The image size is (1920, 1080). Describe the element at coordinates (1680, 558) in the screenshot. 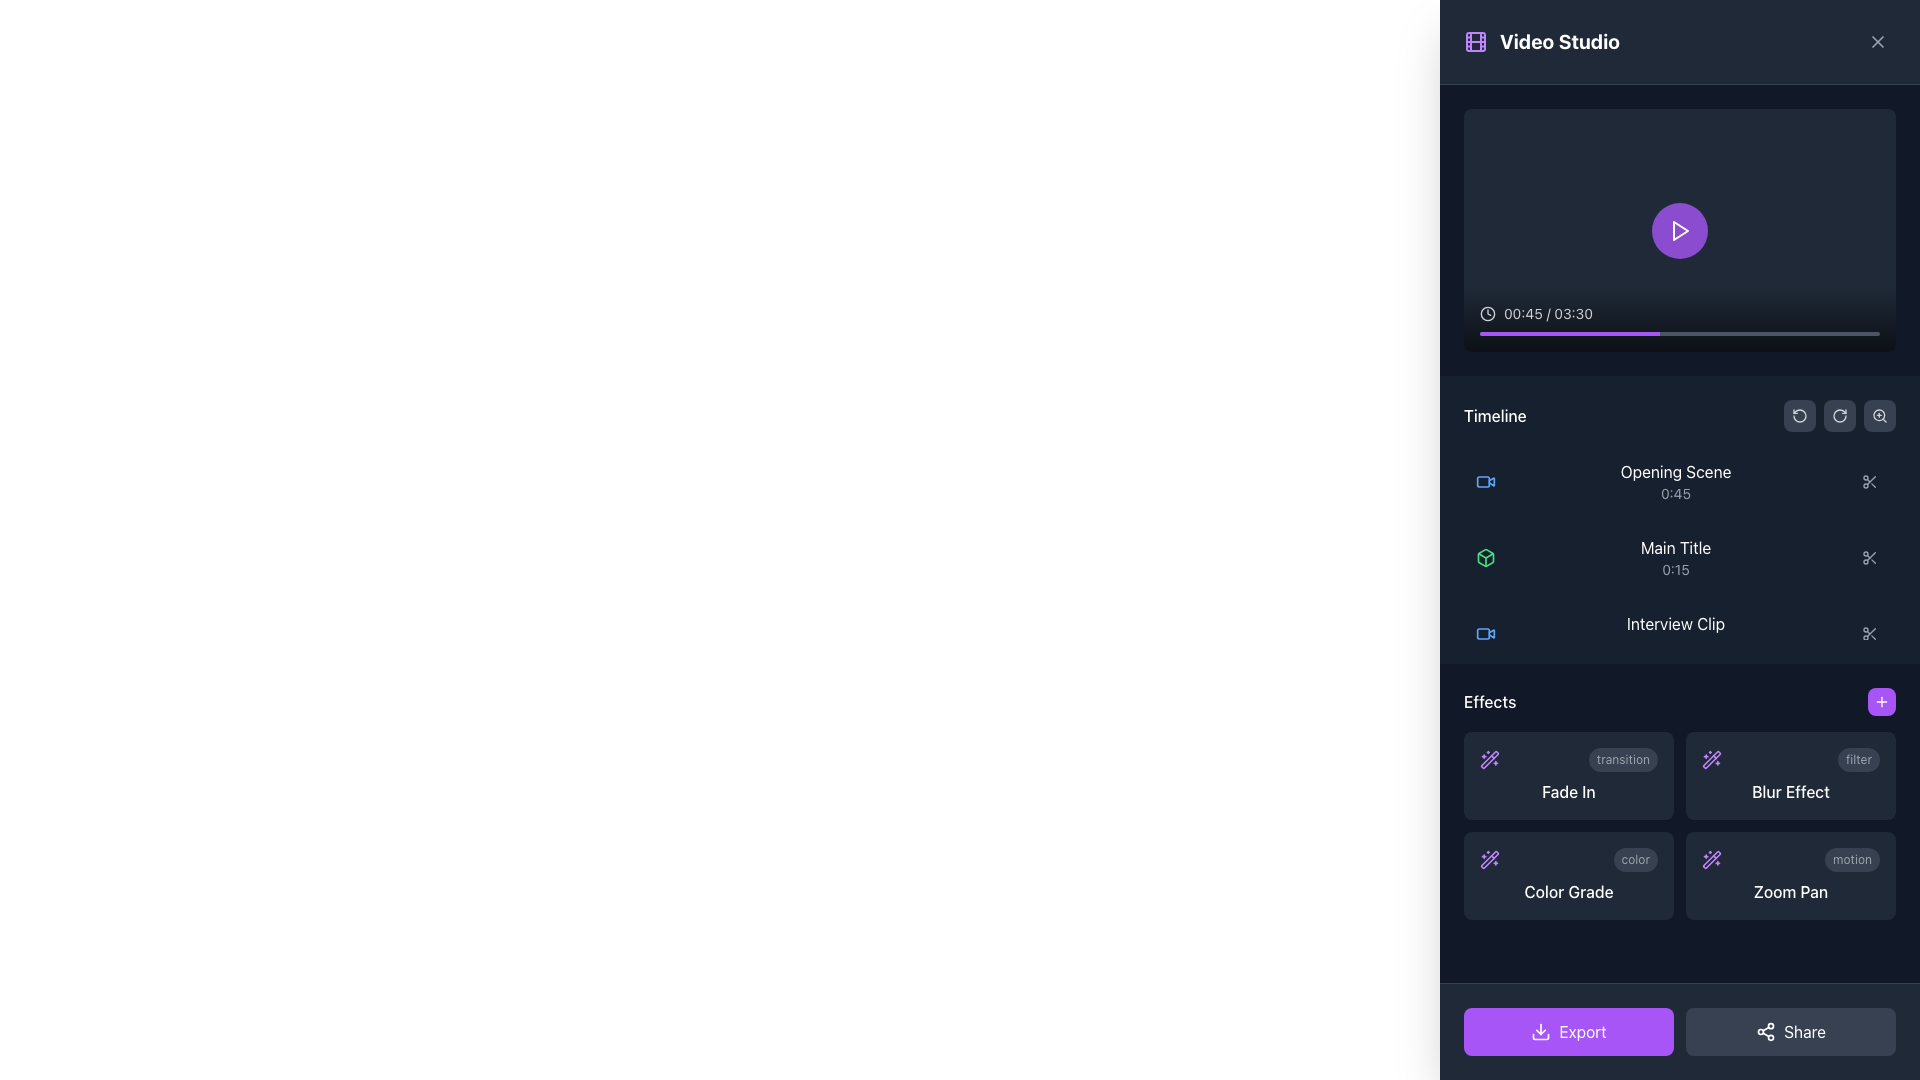

I see `the second timeline entry labeled 'Main Title'` at that location.